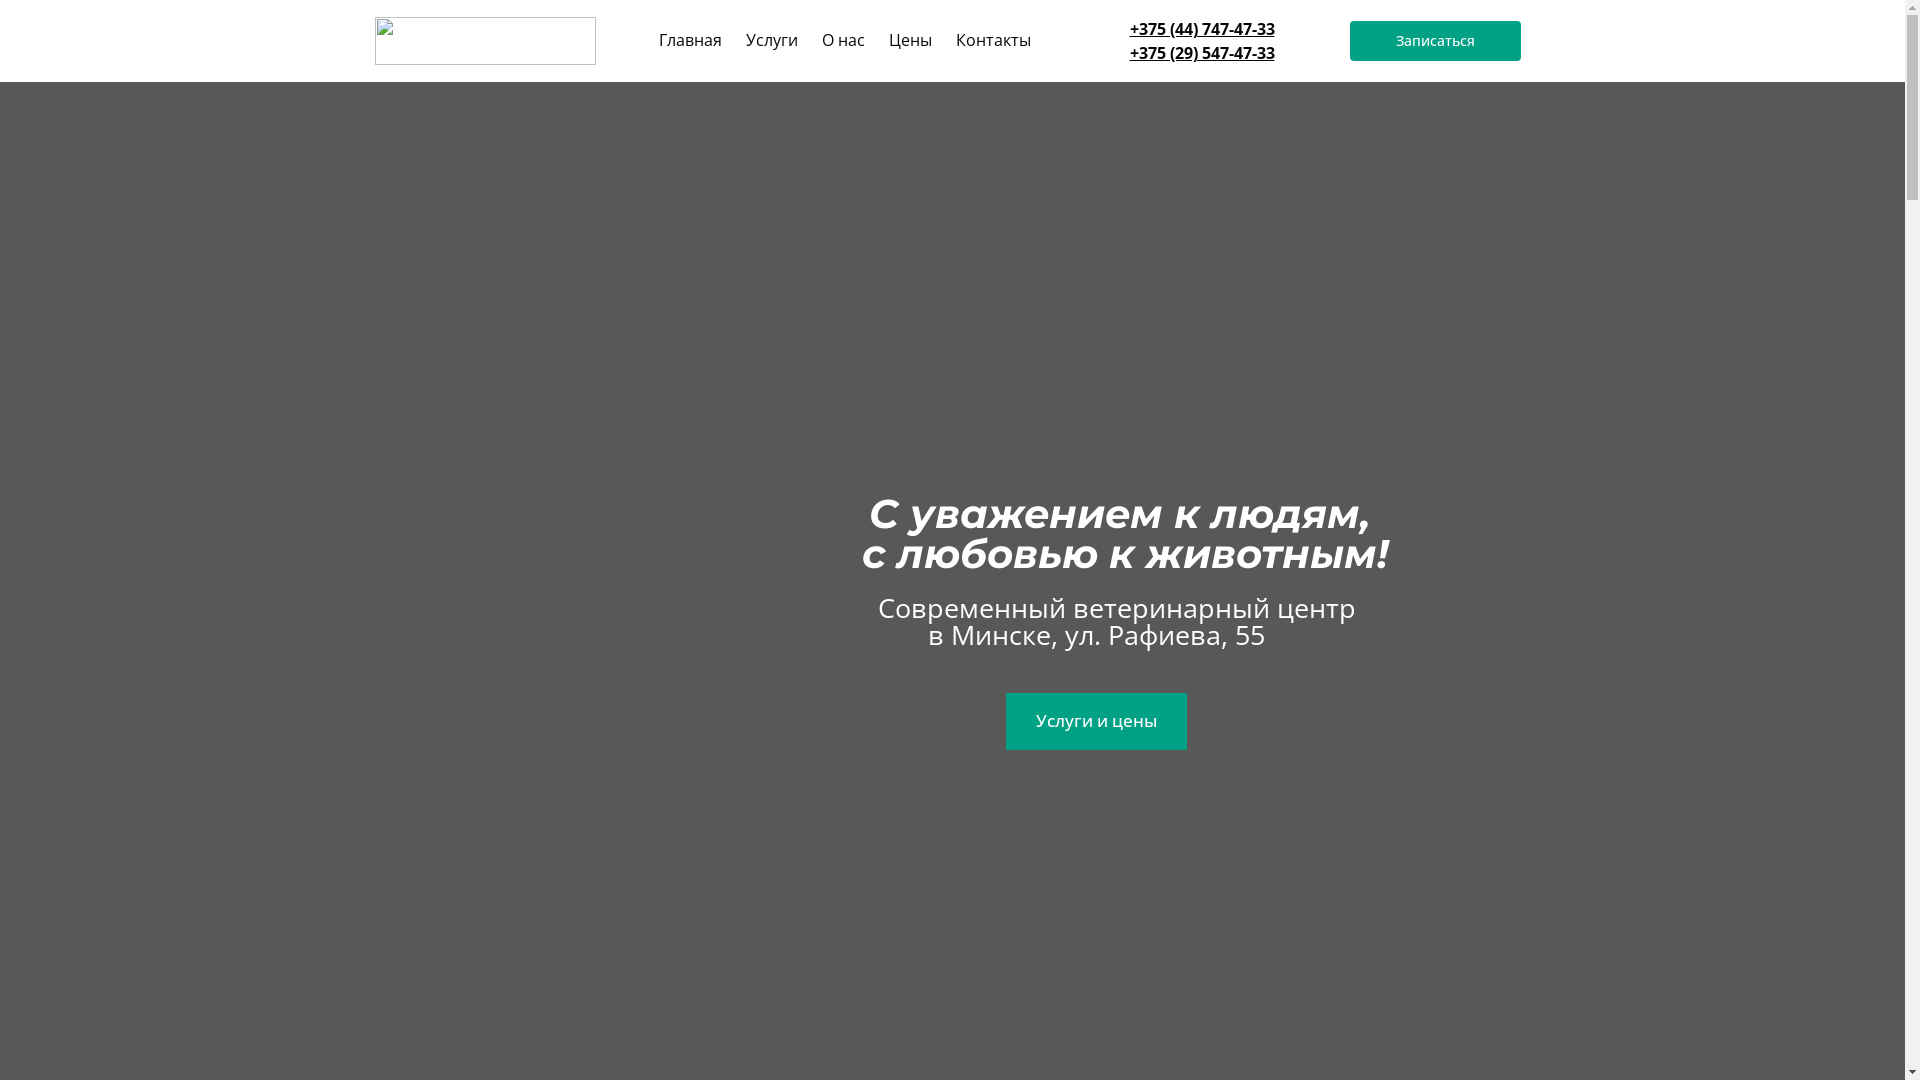  What do you see at coordinates (1129, 29) in the screenshot?
I see `'+375 (44) 747-47-33'` at bounding box center [1129, 29].